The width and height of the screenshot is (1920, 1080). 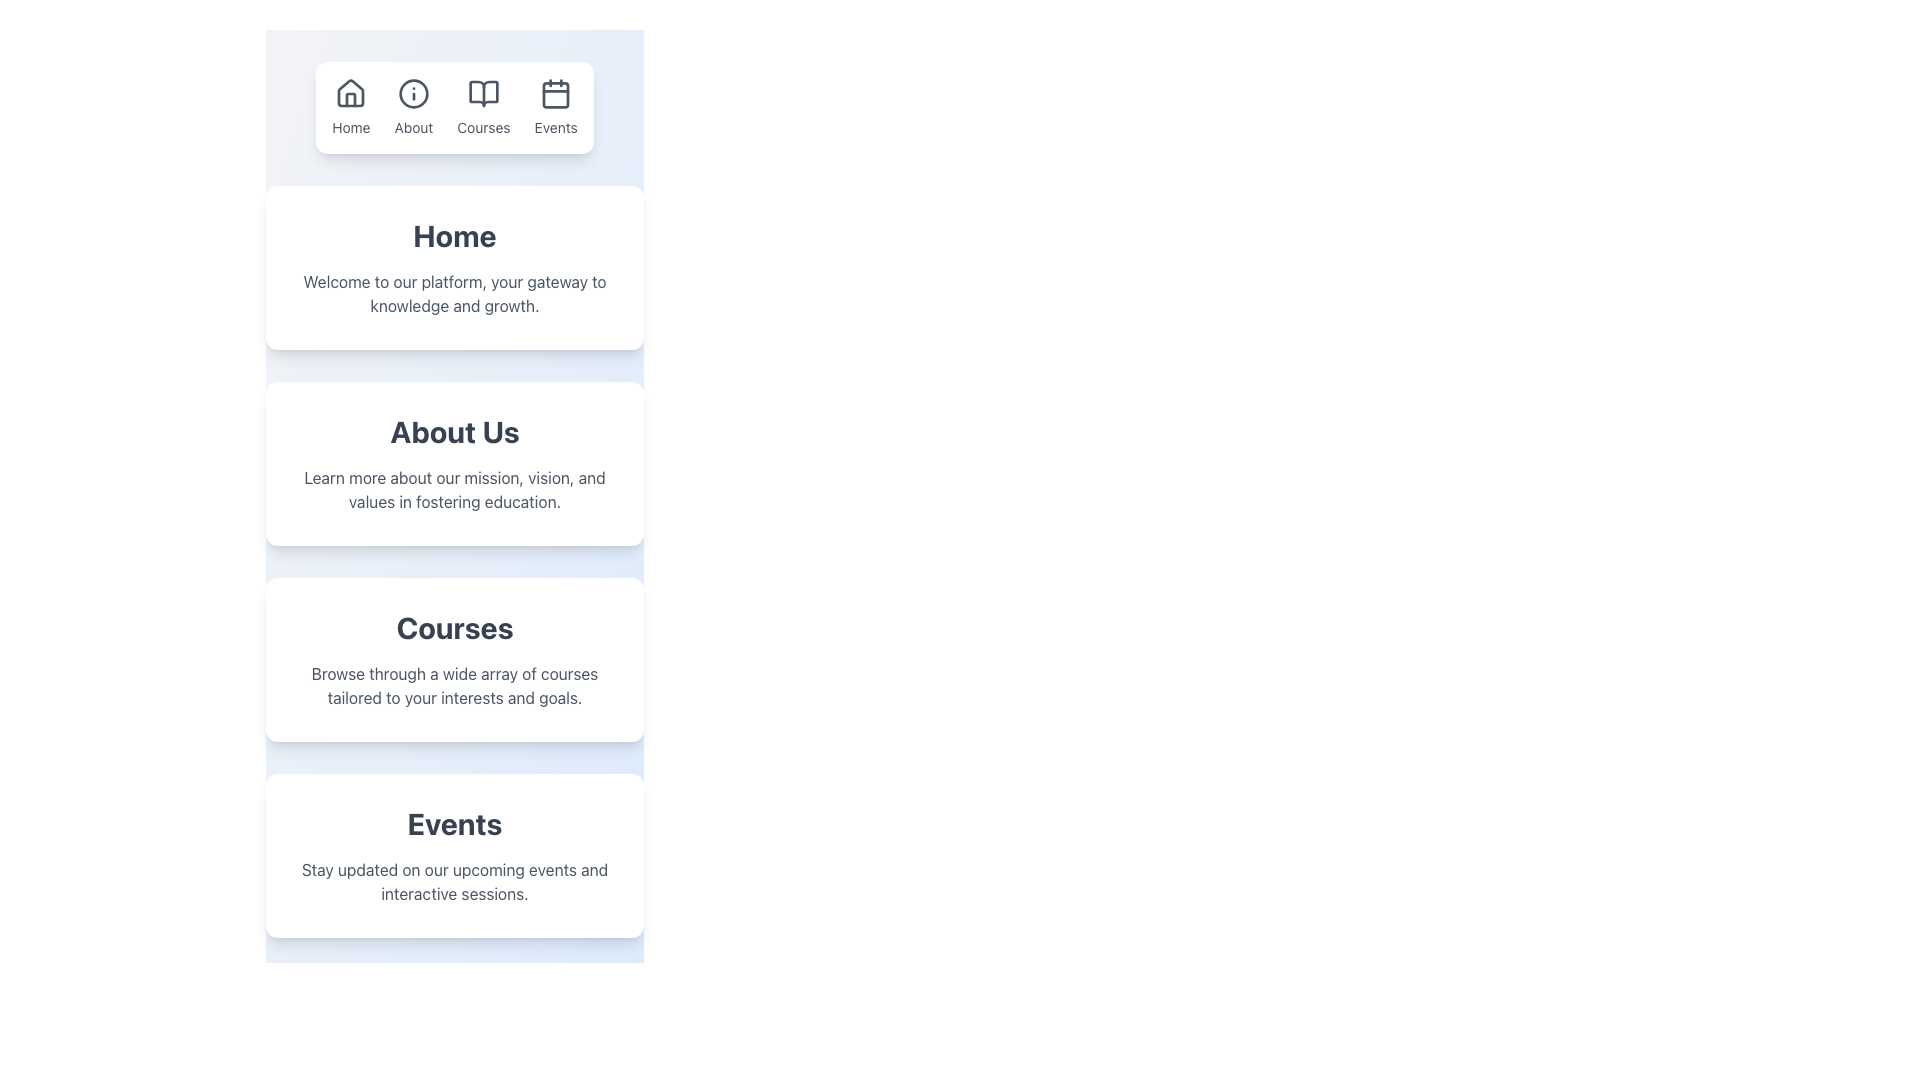 What do you see at coordinates (454, 627) in the screenshot?
I see `the text header 'Courses', which is bold and large, located at the top of the 'Courses' section within the third card on the page` at bounding box center [454, 627].